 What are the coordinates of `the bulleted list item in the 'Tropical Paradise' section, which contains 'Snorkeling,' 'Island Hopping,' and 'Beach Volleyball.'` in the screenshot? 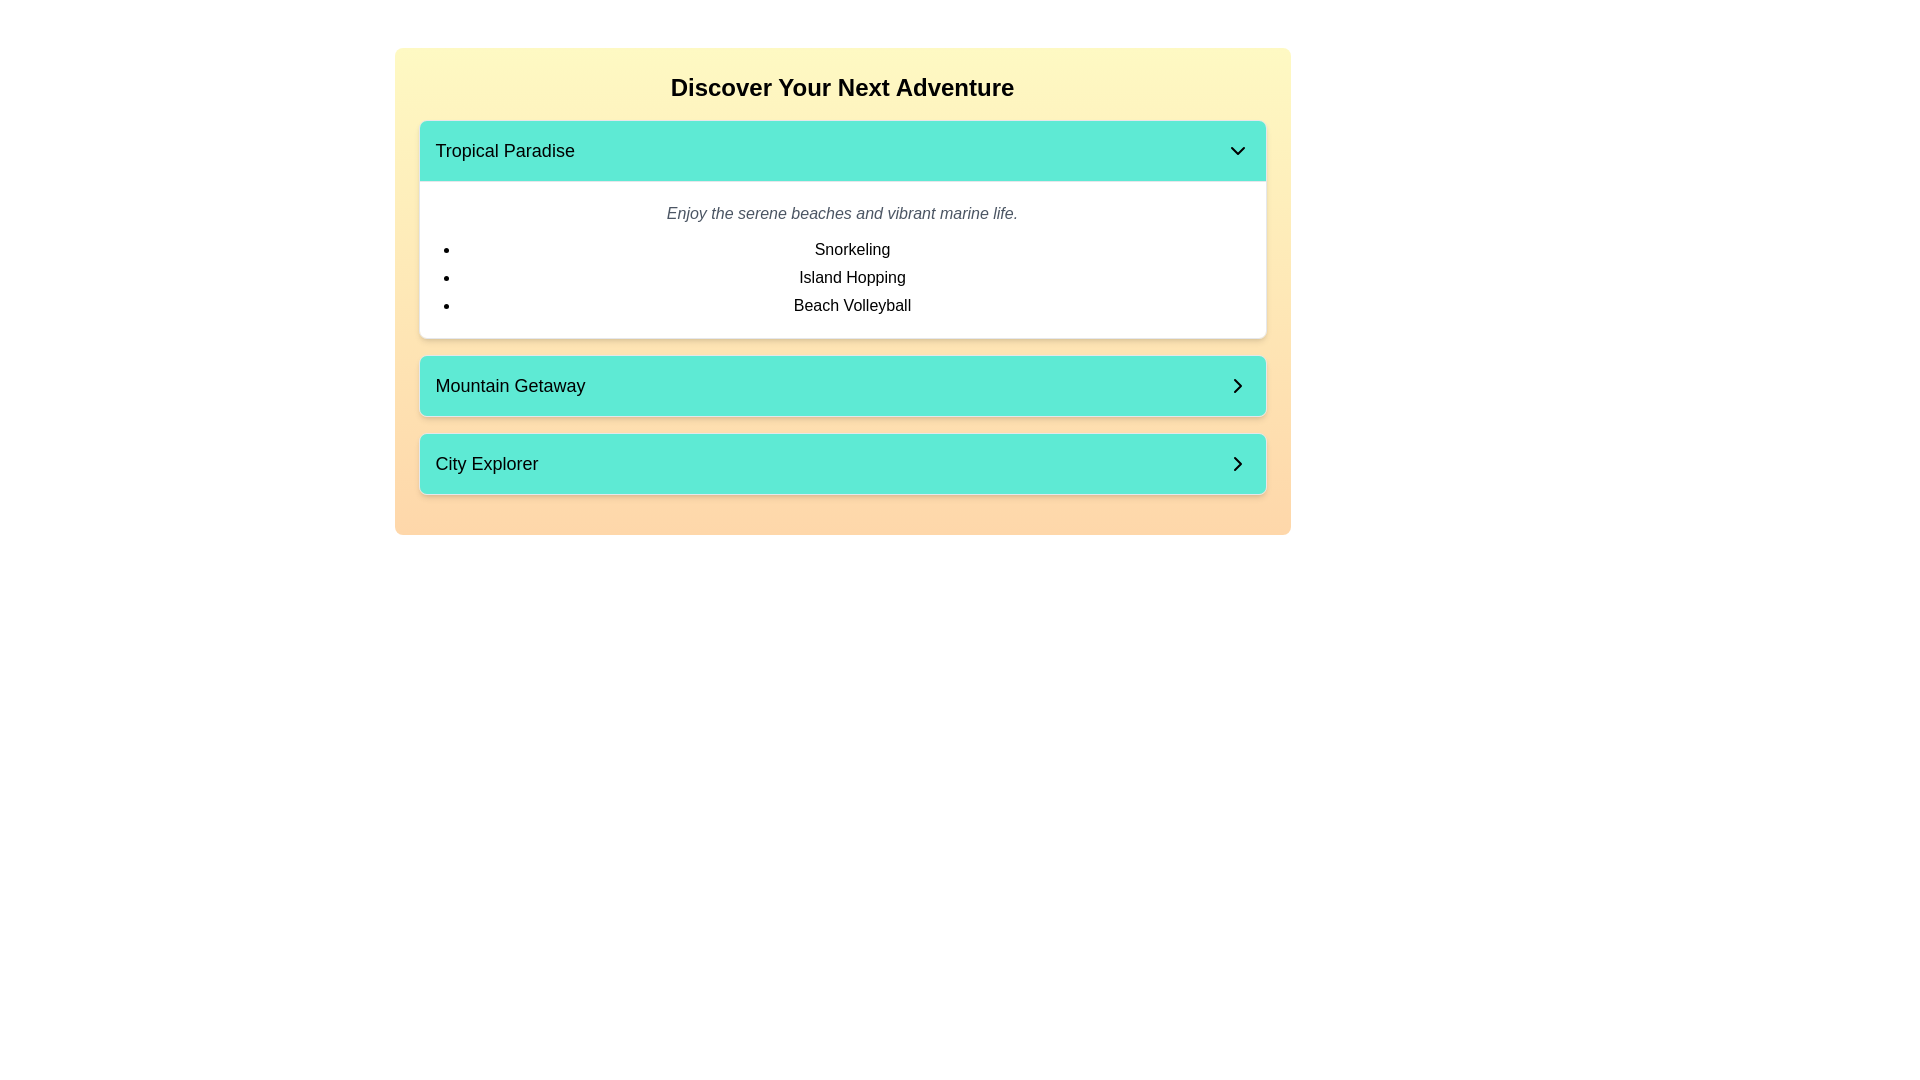 It's located at (842, 277).